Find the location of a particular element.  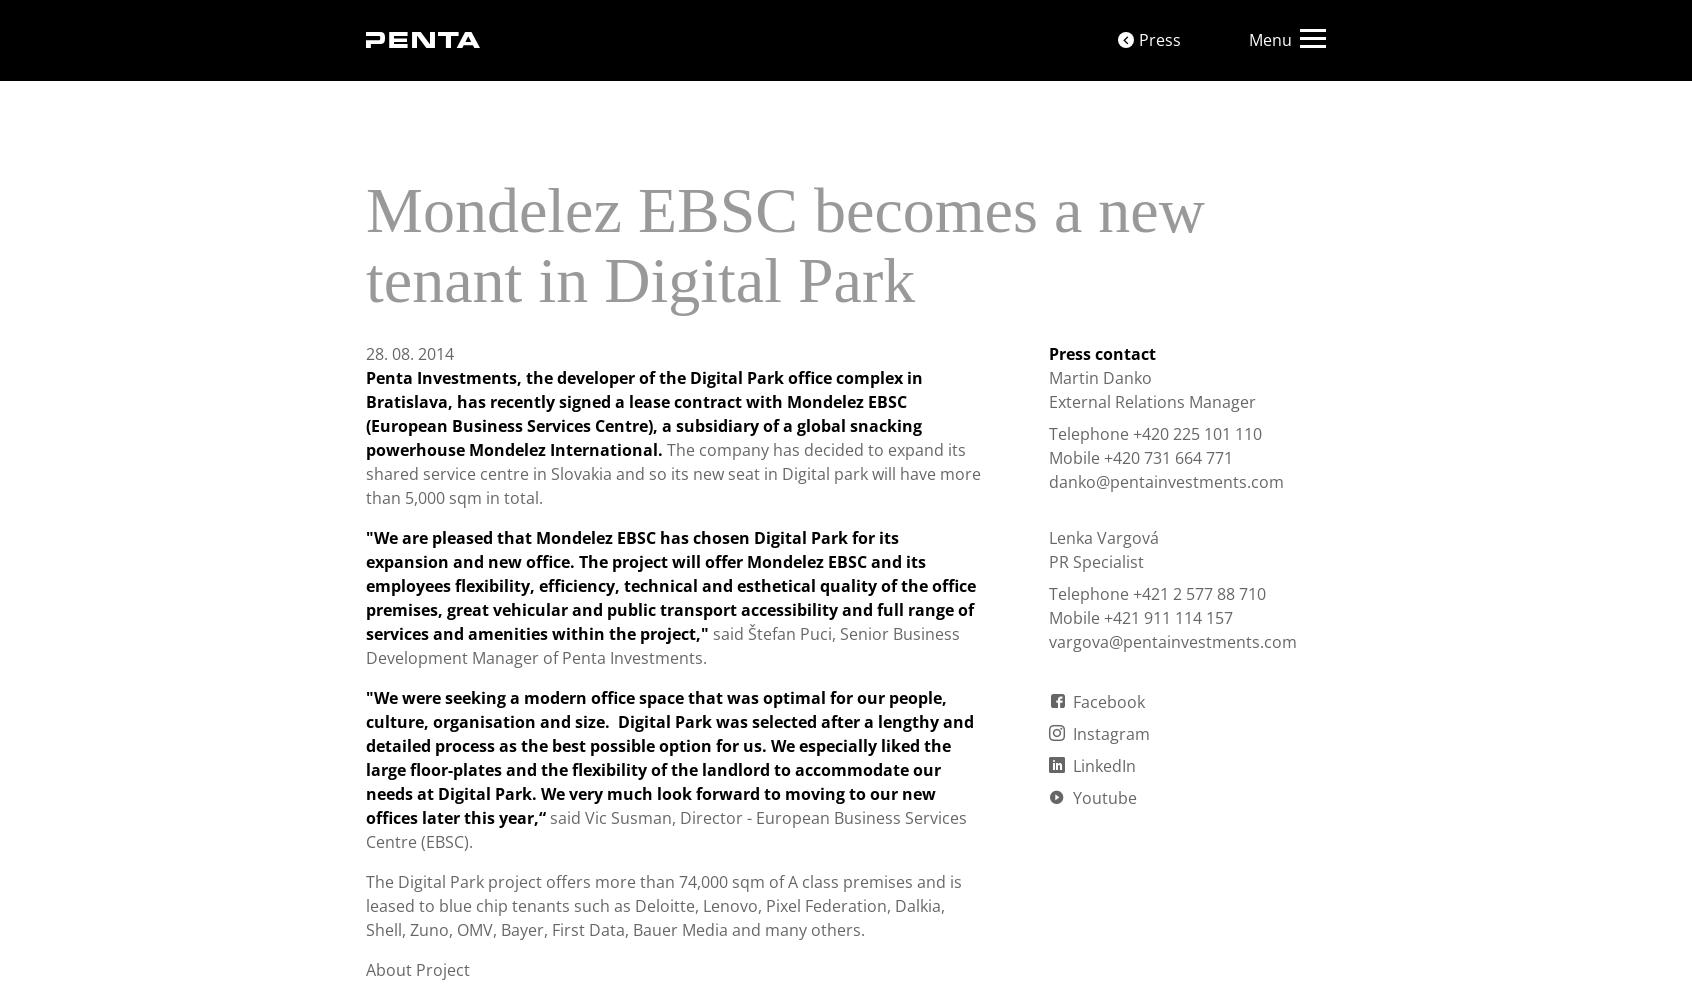

'Mobile +421 911 114 157' is located at coordinates (1139, 617).